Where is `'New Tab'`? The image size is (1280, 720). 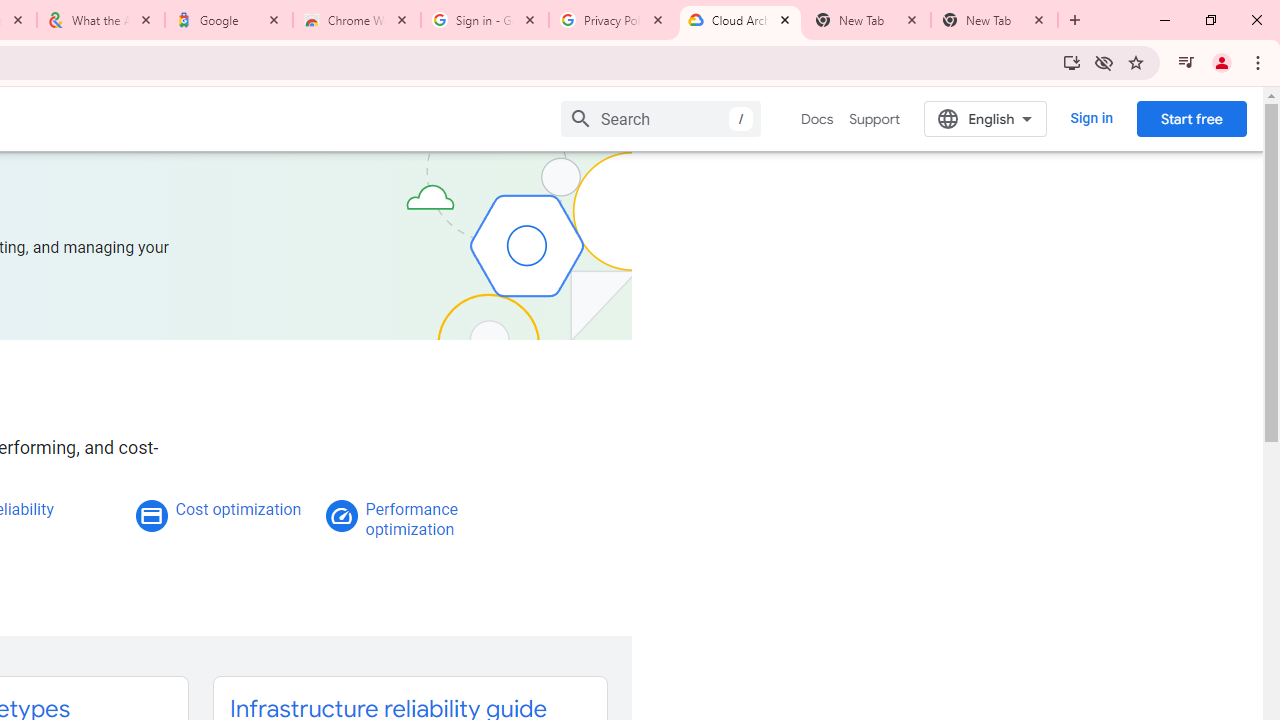 'New Tab' is located at coordinates (994, 20).